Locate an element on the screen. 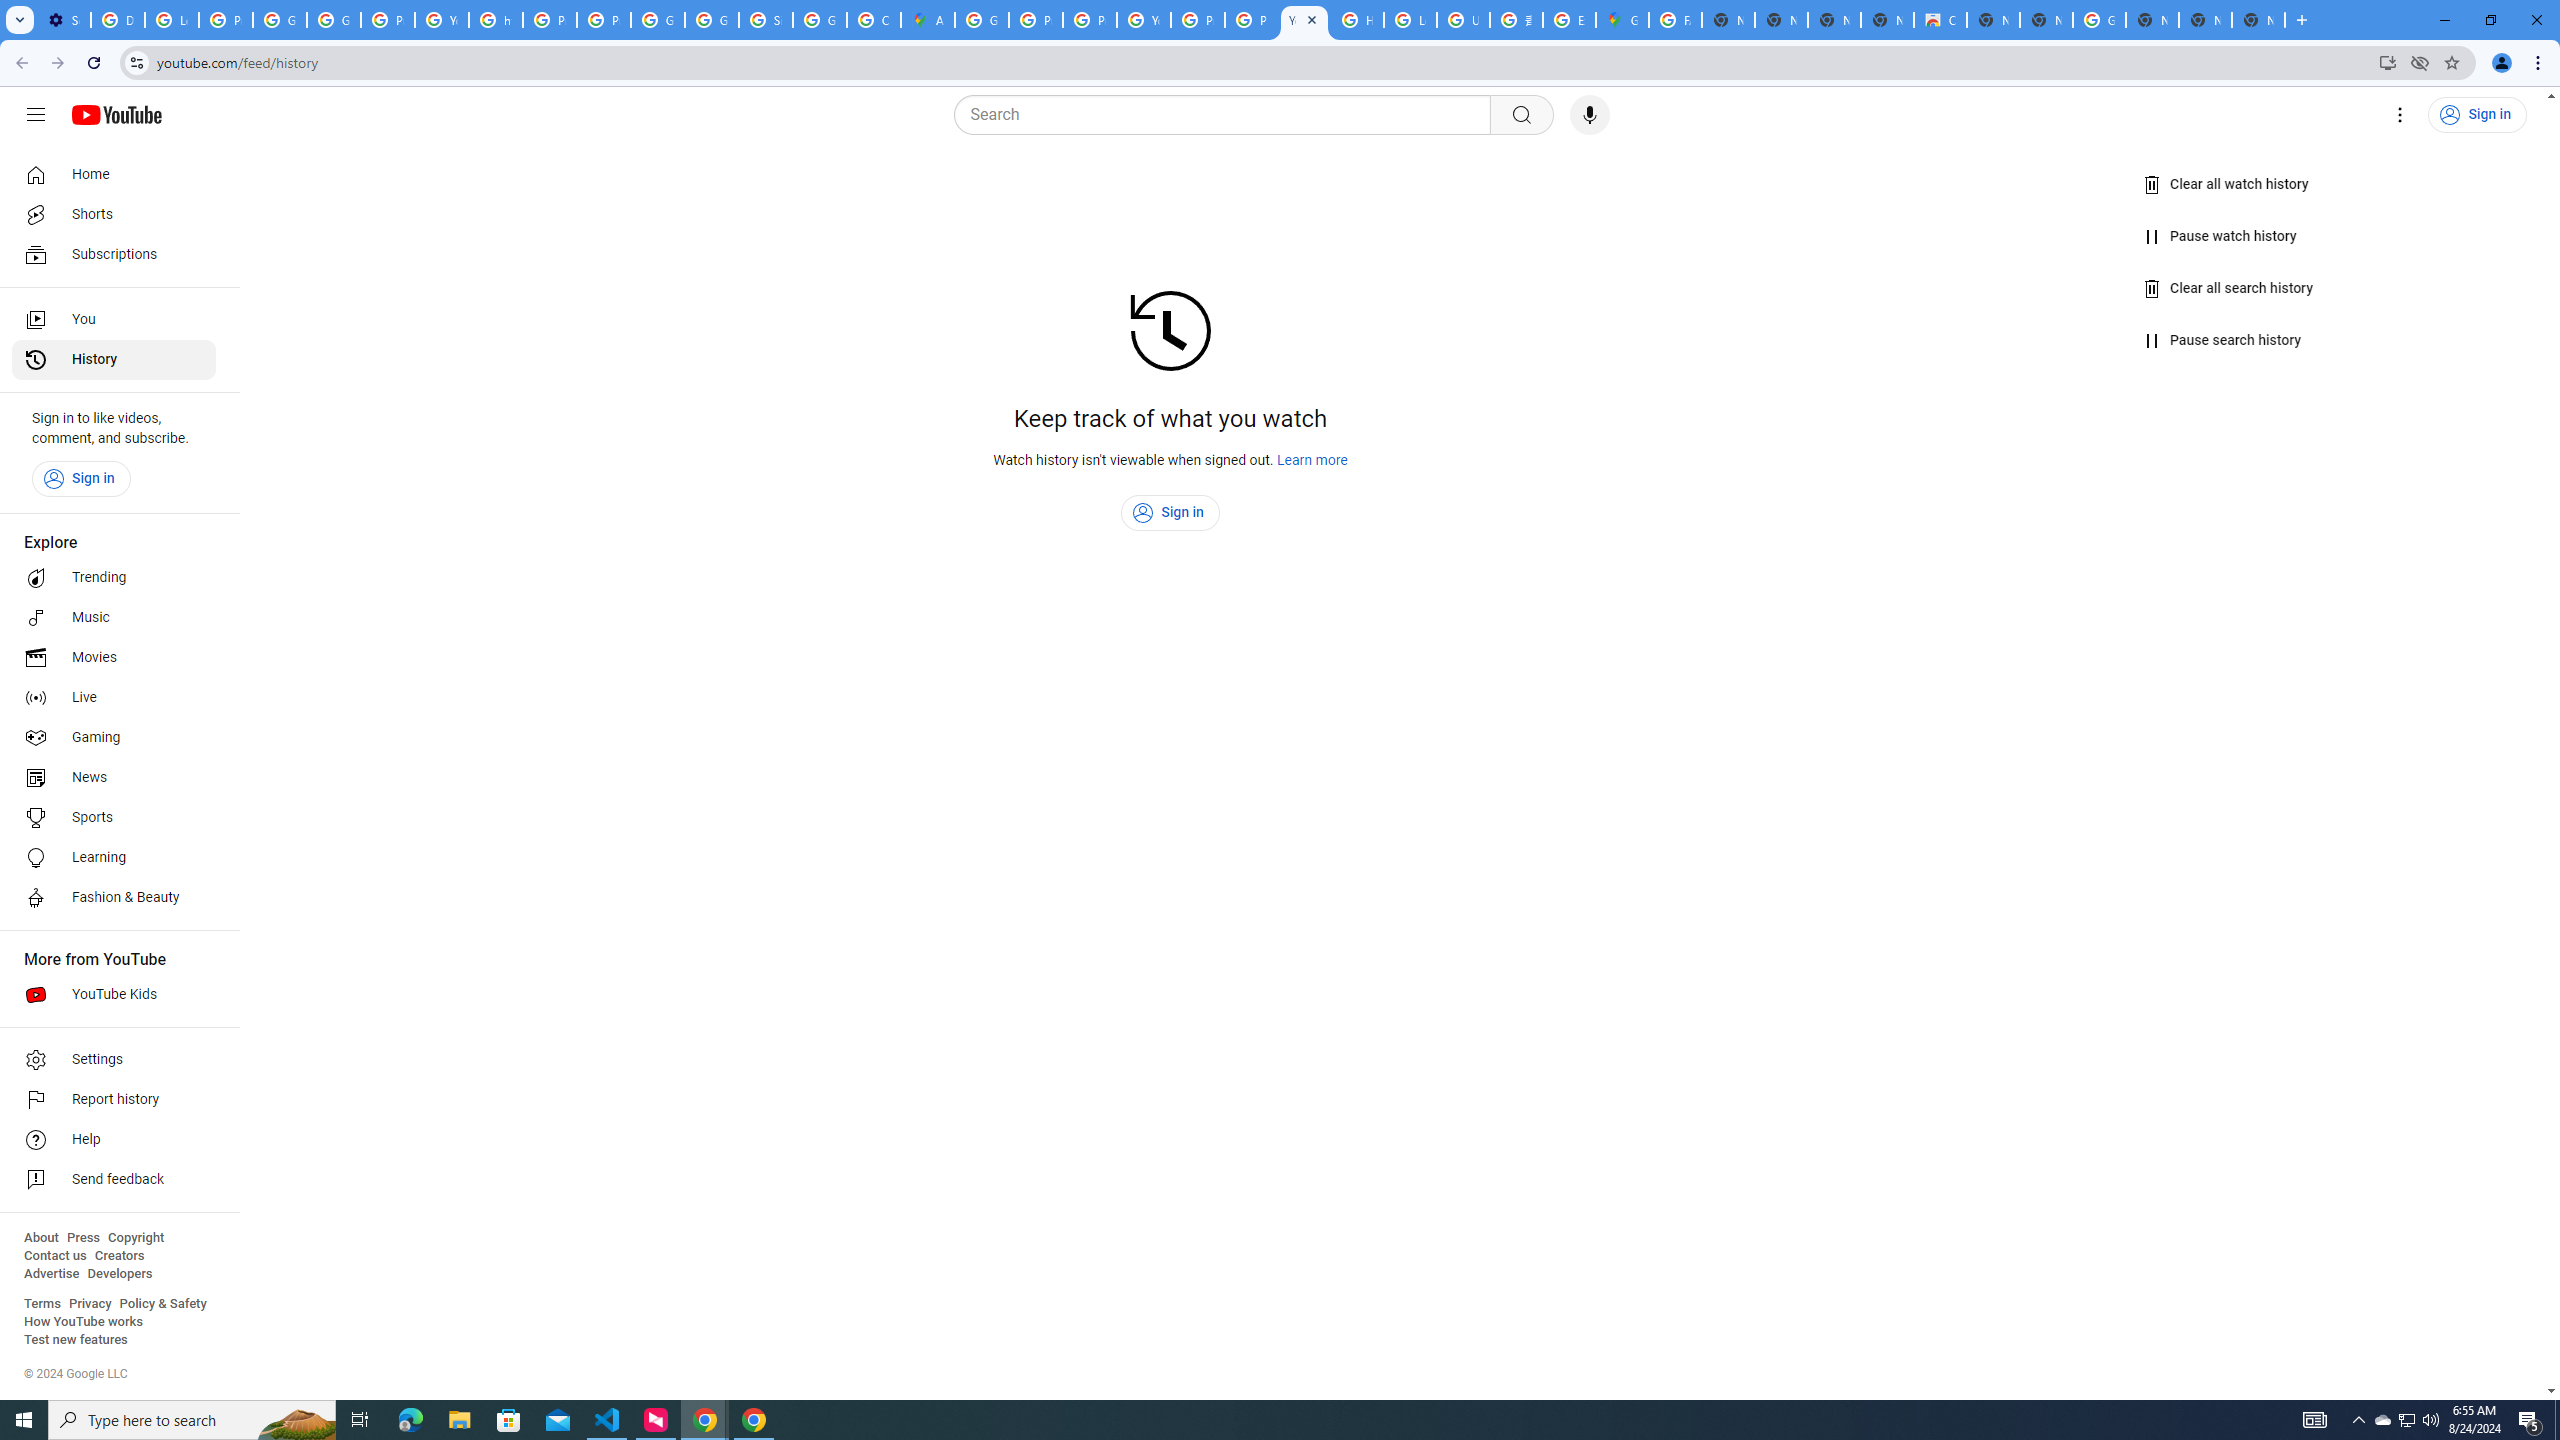  'Search with your voice' is located at coordinates (1589, 114).